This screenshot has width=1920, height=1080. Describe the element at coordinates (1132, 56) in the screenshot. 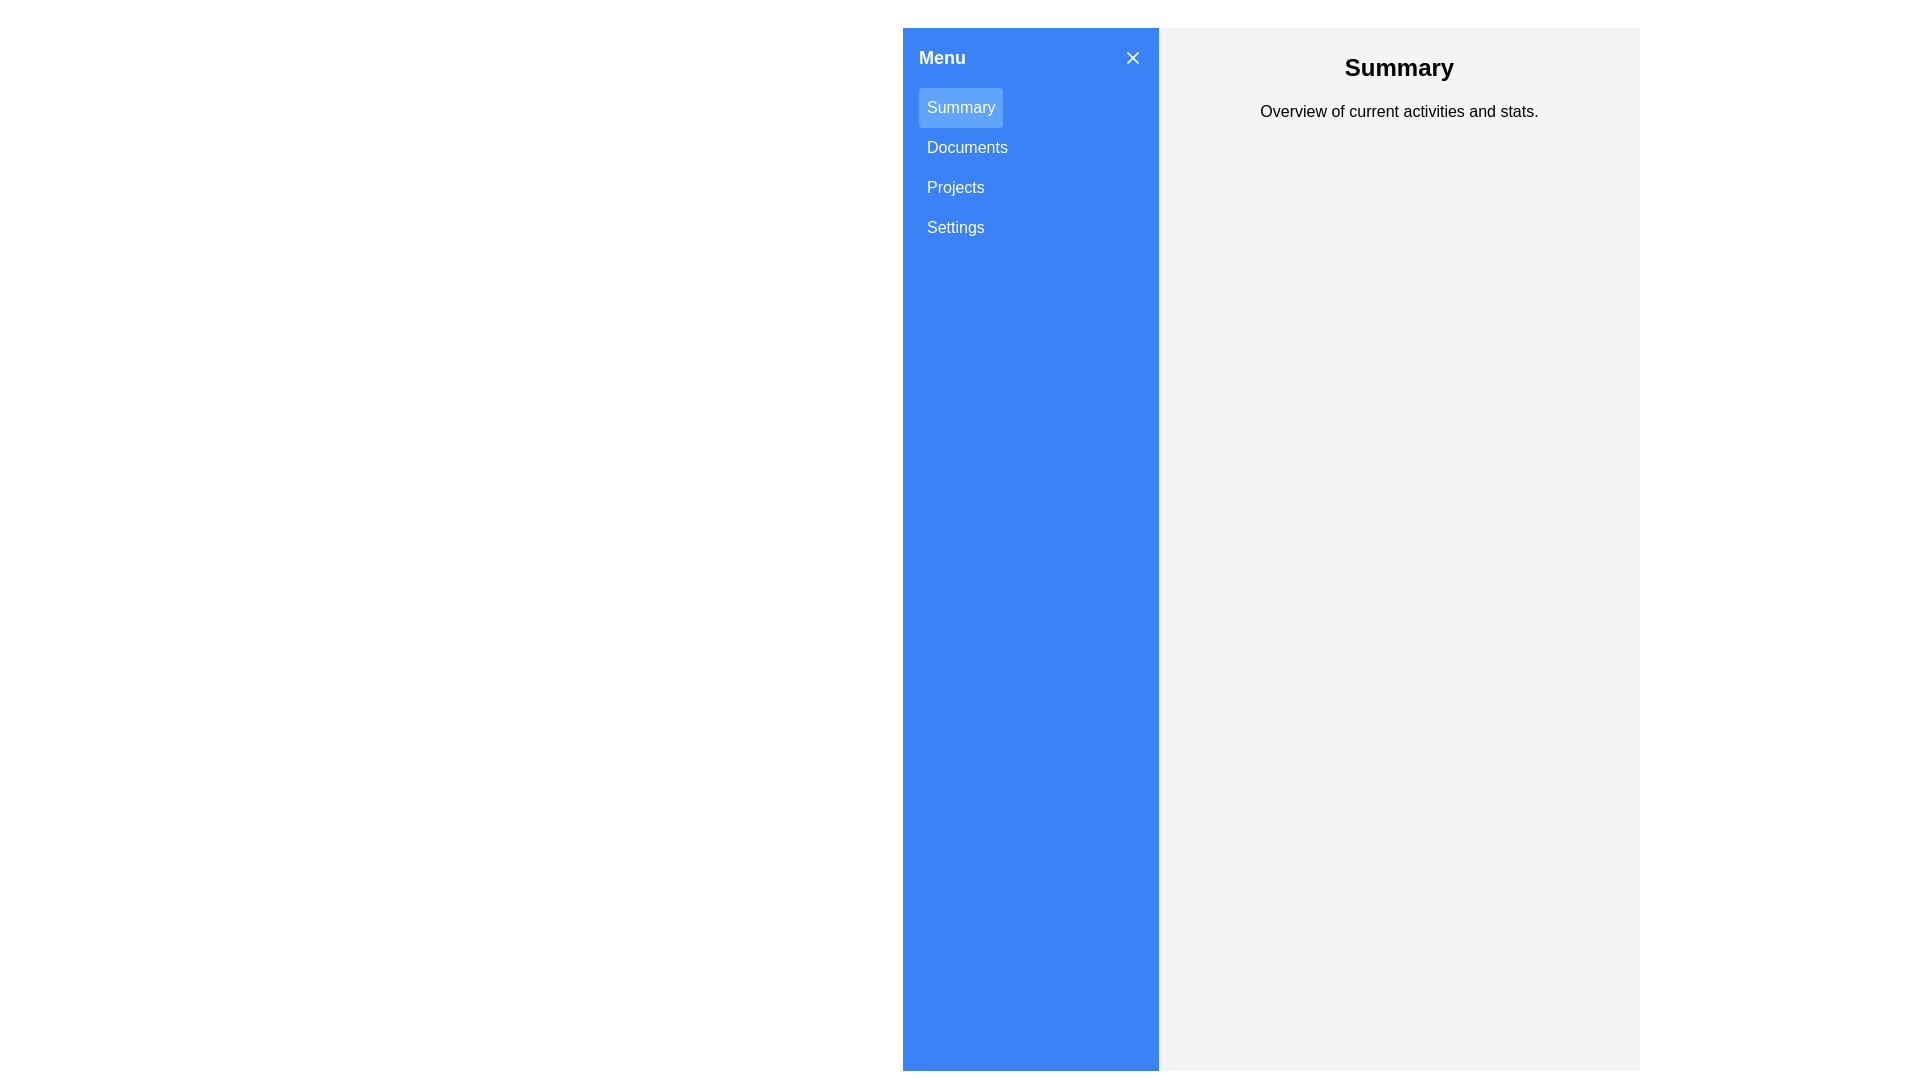

I see `the close button in the drawer's header to toggle its visibility` at that location.